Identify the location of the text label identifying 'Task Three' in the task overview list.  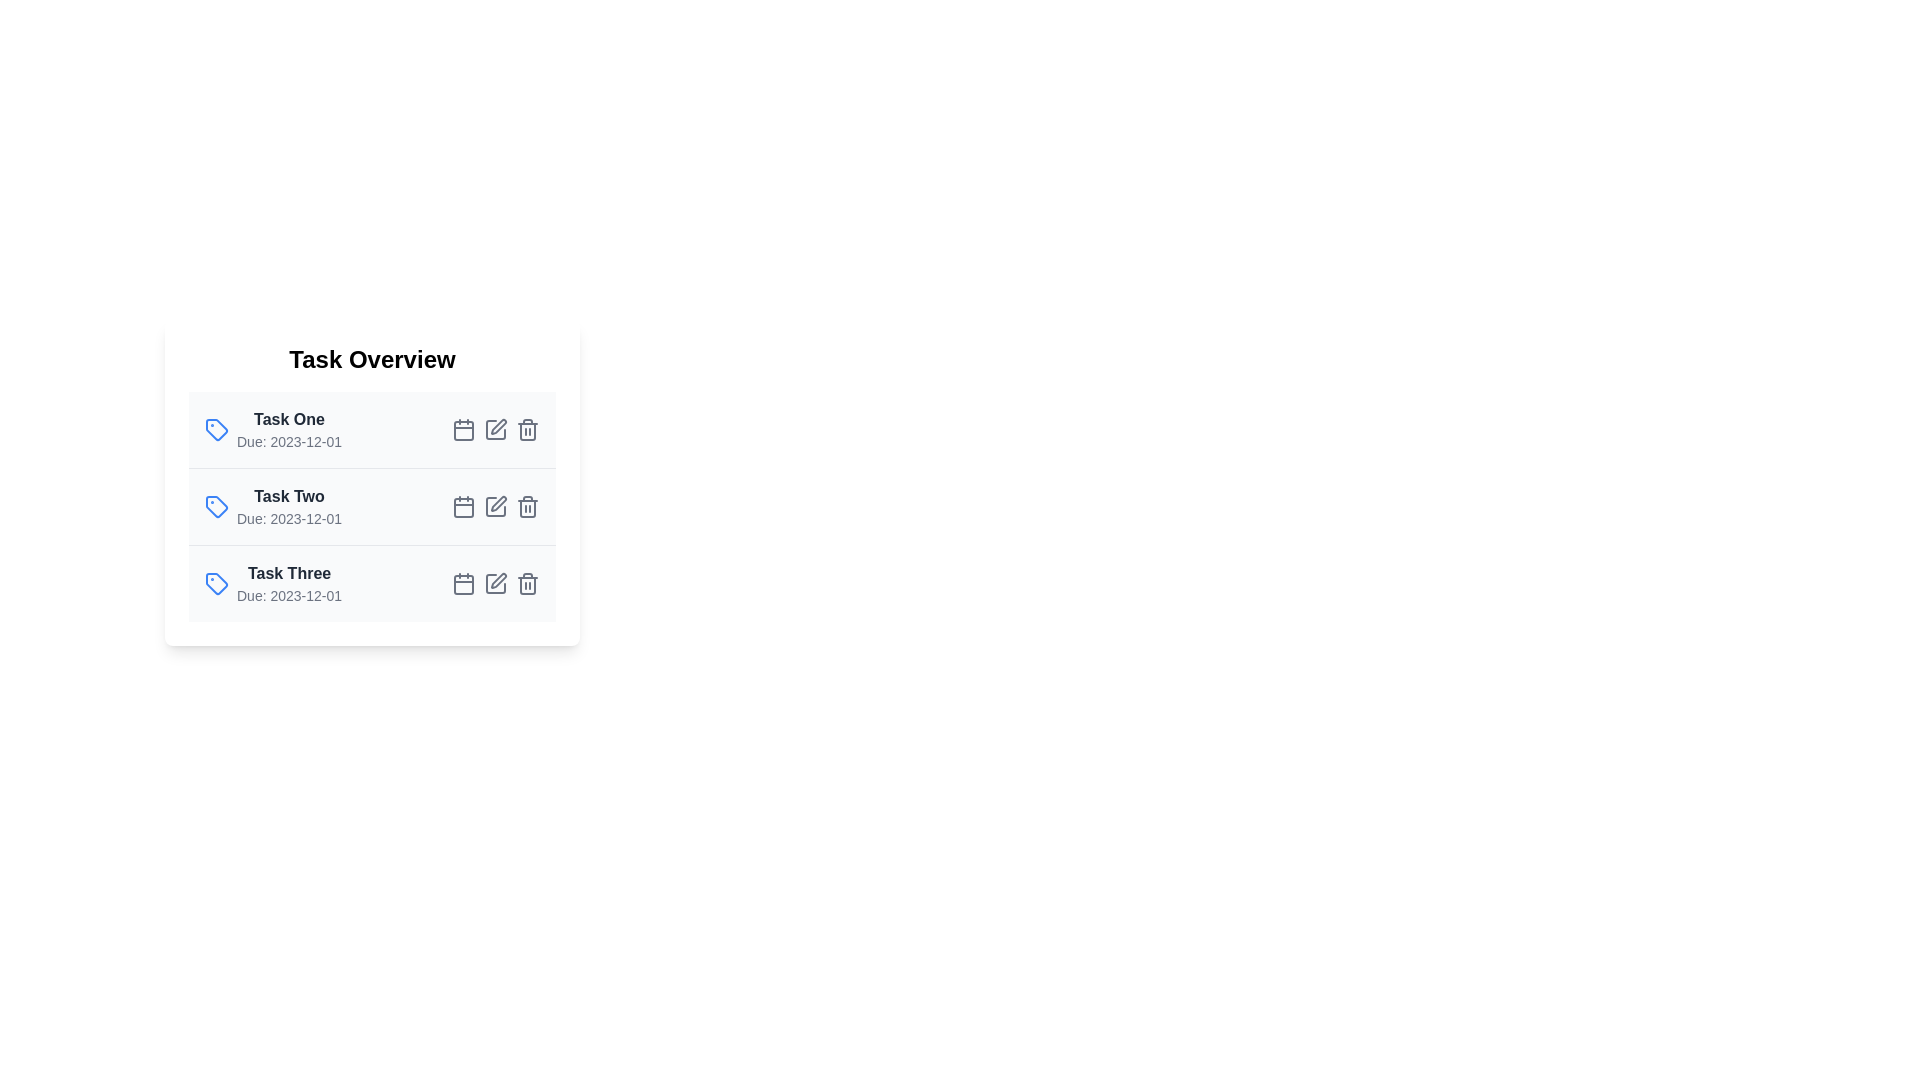
(288, 574).